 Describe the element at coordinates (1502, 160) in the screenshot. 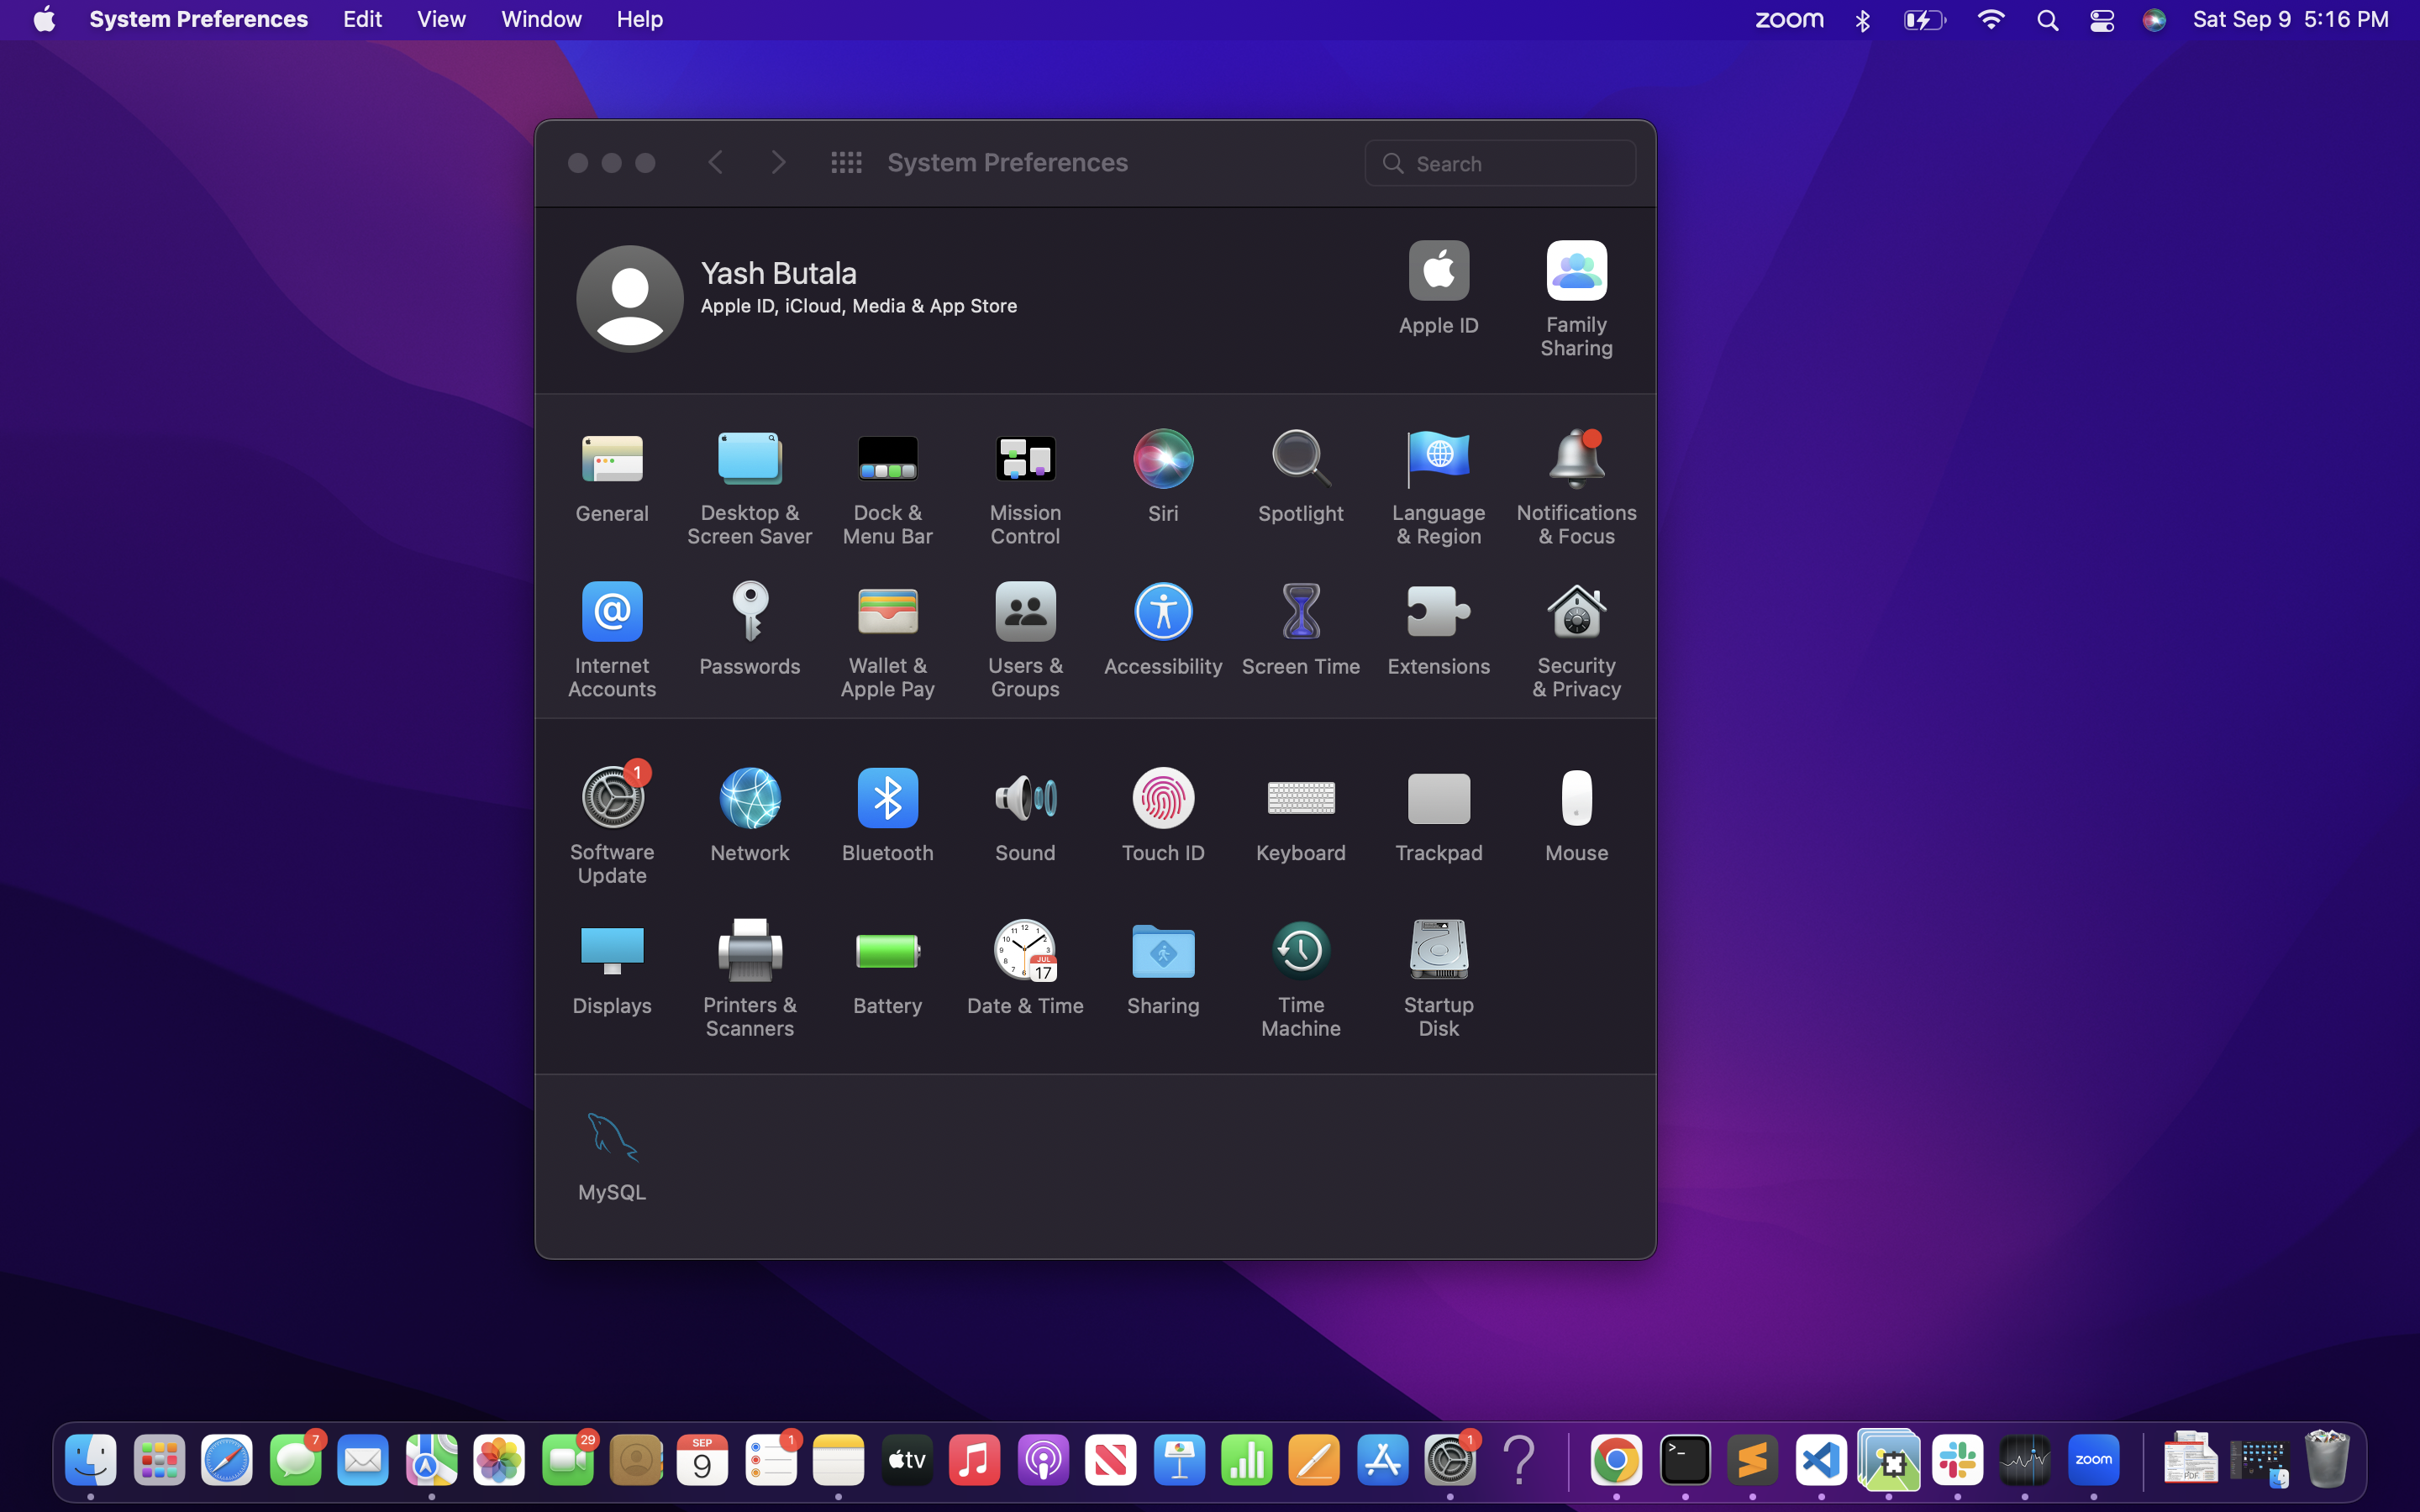

I see `Employ the search bar to navigate to the keyboard controls` at that location.